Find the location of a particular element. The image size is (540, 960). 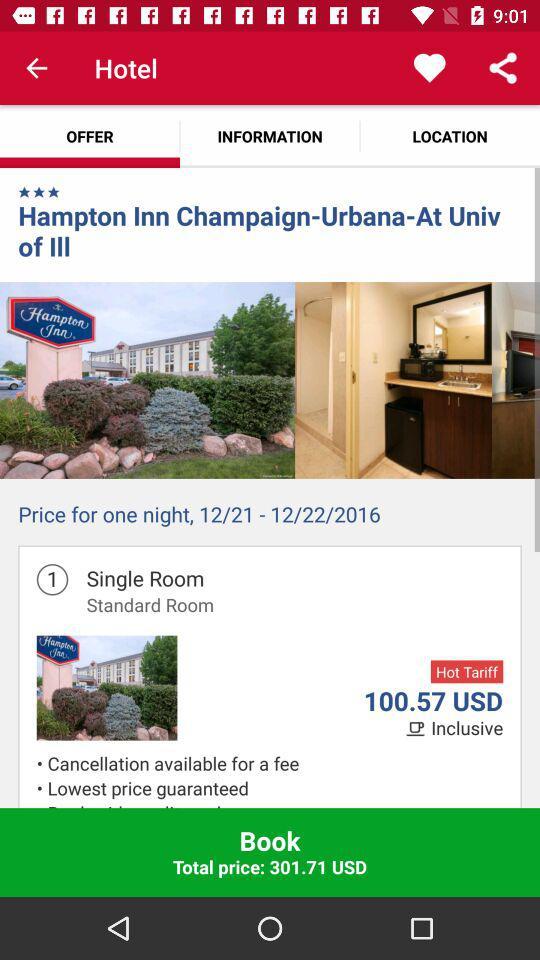

inclusive item is located at coordinates (467, 727).